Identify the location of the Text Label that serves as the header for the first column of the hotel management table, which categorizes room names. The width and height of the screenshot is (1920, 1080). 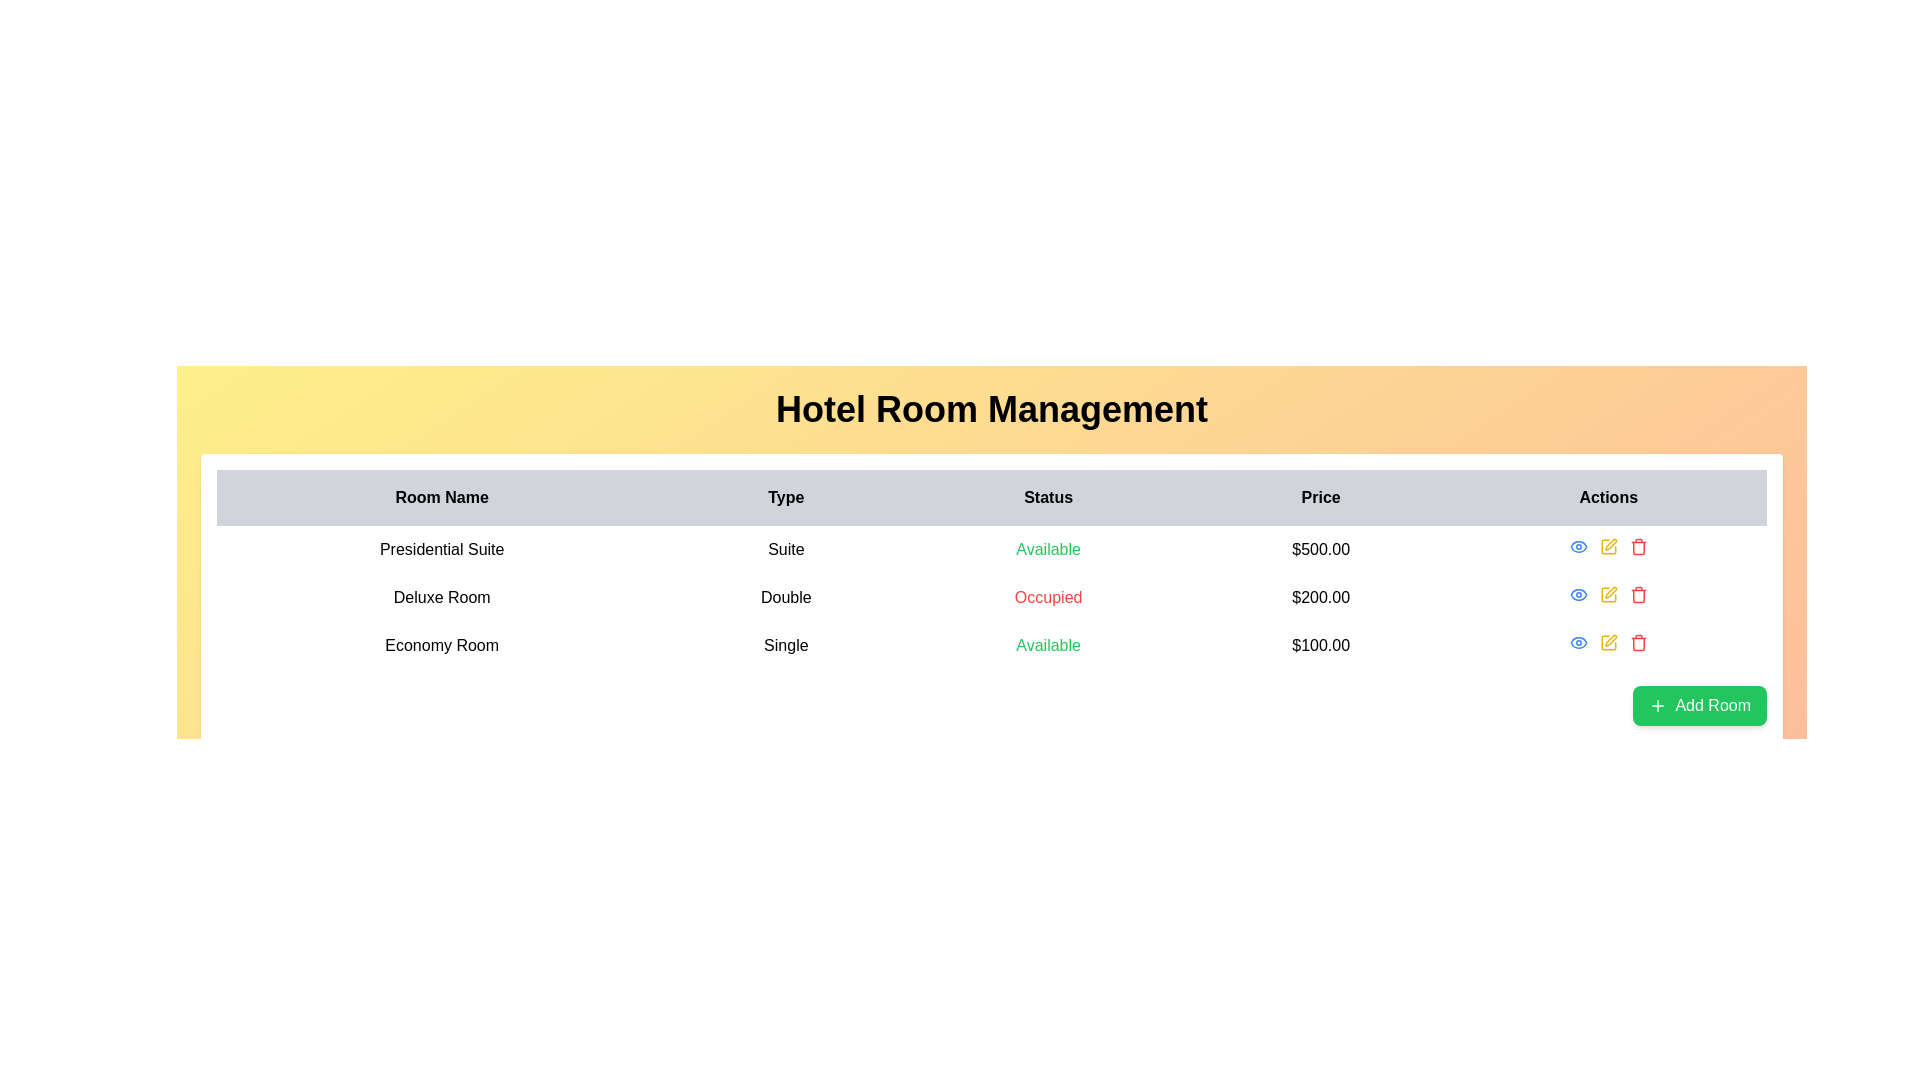
(441, 496).